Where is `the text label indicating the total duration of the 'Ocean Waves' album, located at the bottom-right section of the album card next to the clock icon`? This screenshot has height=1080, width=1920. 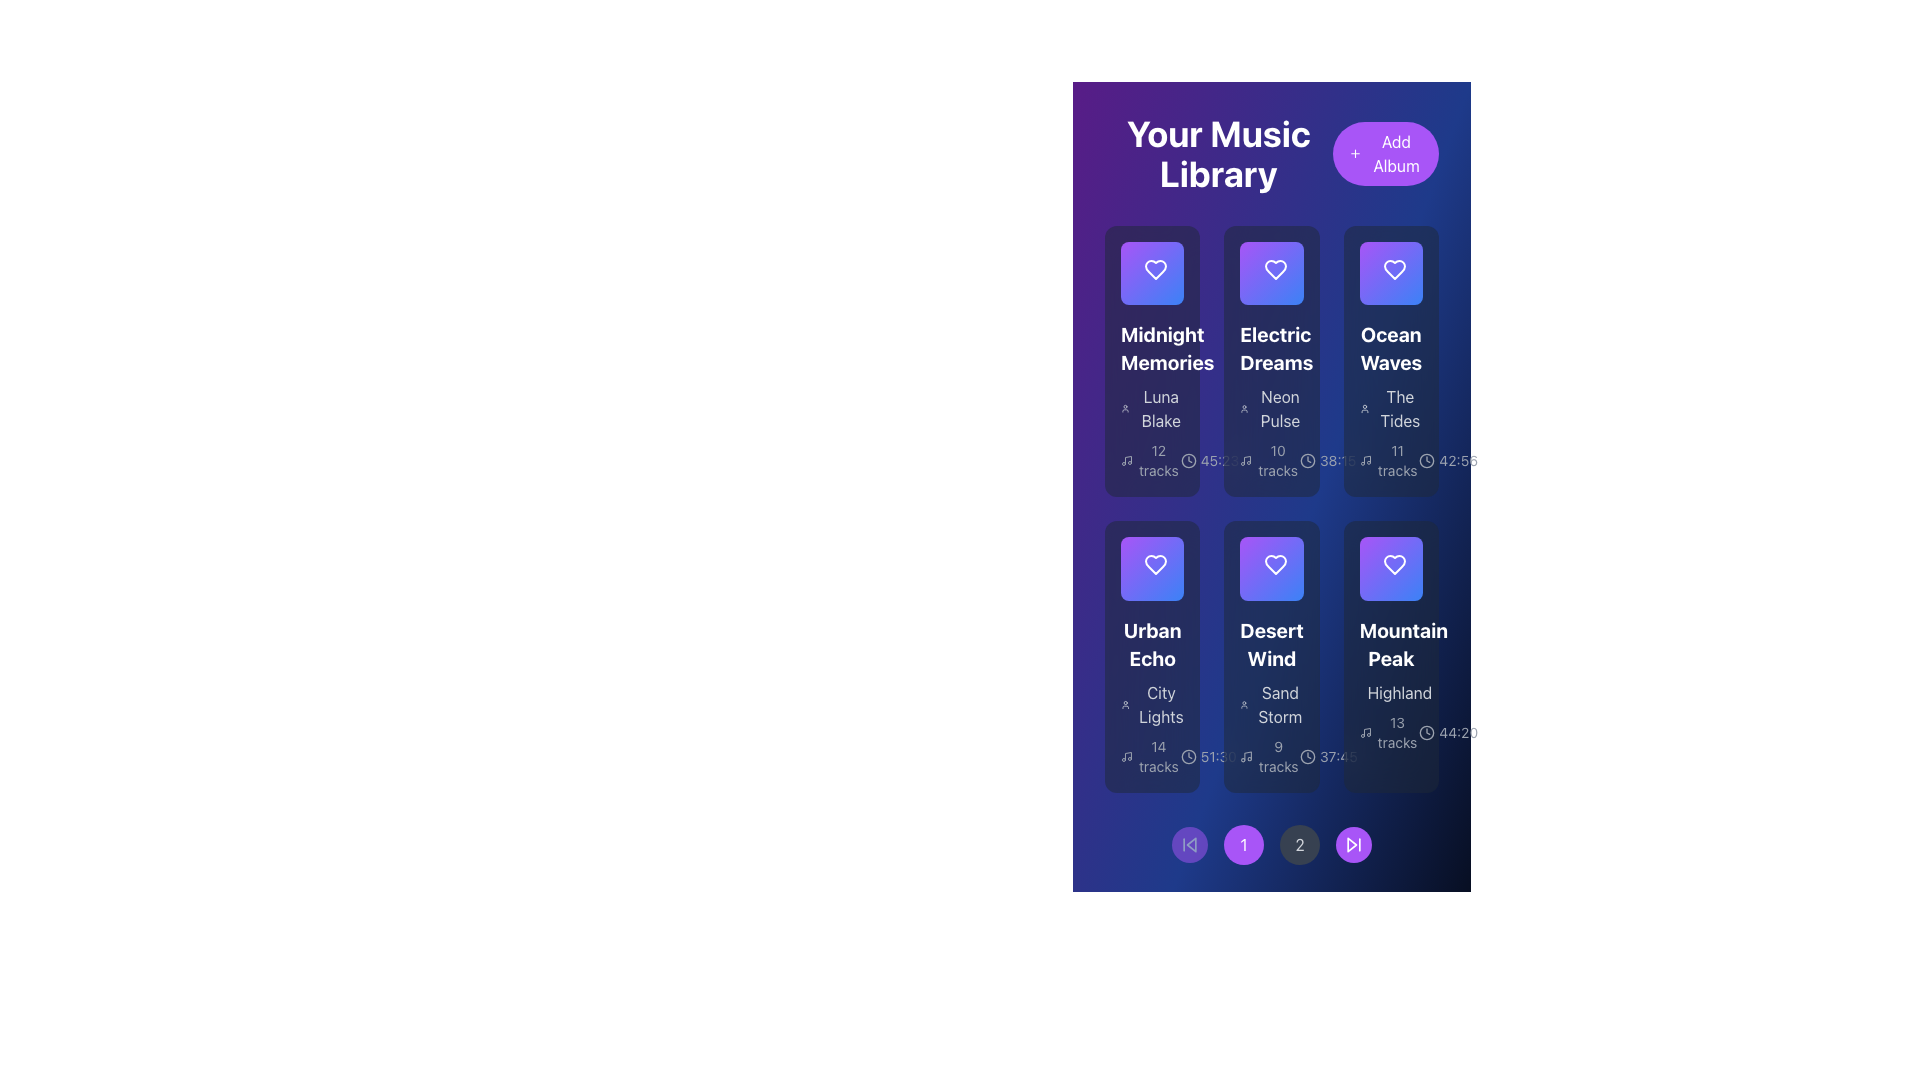 the text label indicating the total duration of the 'Ocean Waves' album, located at the bottom-right section of the album card next to the clock icon is located at coordinates (1458, 461).